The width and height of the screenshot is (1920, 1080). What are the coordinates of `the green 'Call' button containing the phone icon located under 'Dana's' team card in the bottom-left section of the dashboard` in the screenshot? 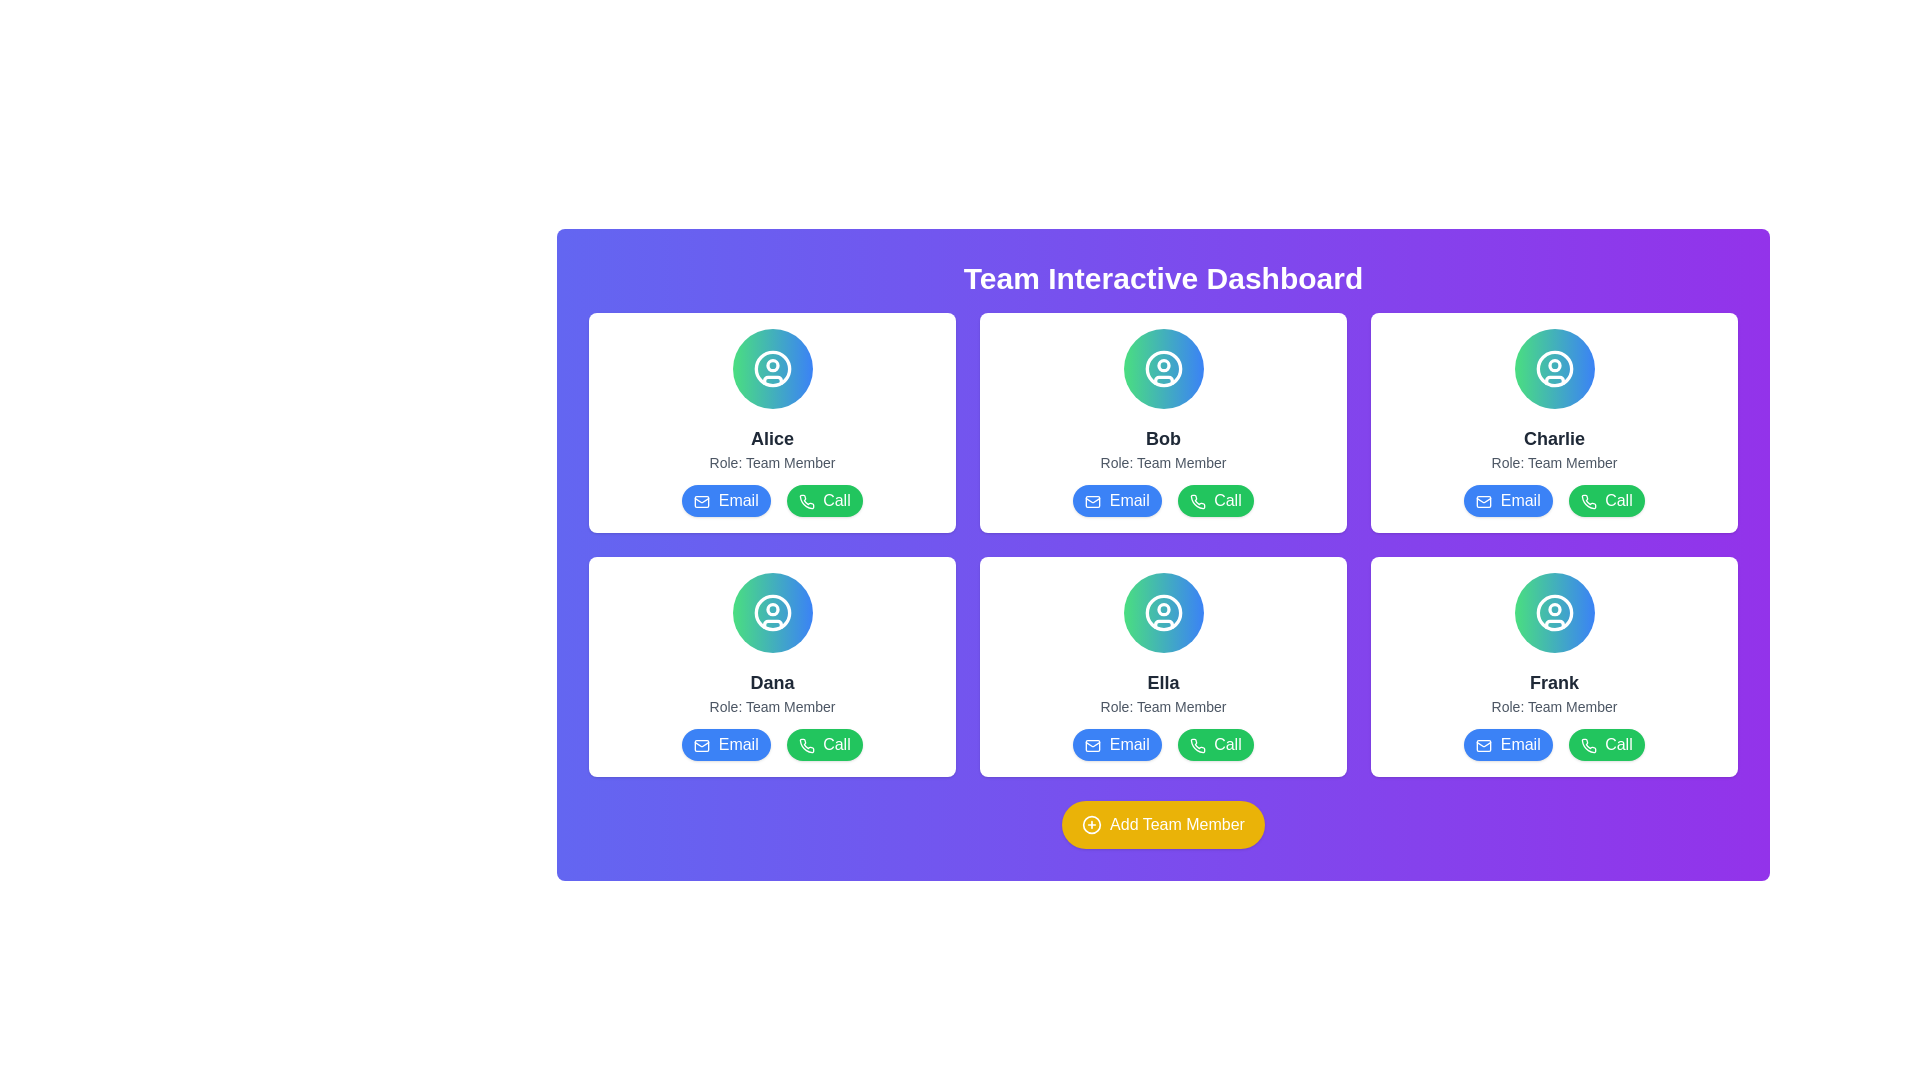 It's located at (806, 745).